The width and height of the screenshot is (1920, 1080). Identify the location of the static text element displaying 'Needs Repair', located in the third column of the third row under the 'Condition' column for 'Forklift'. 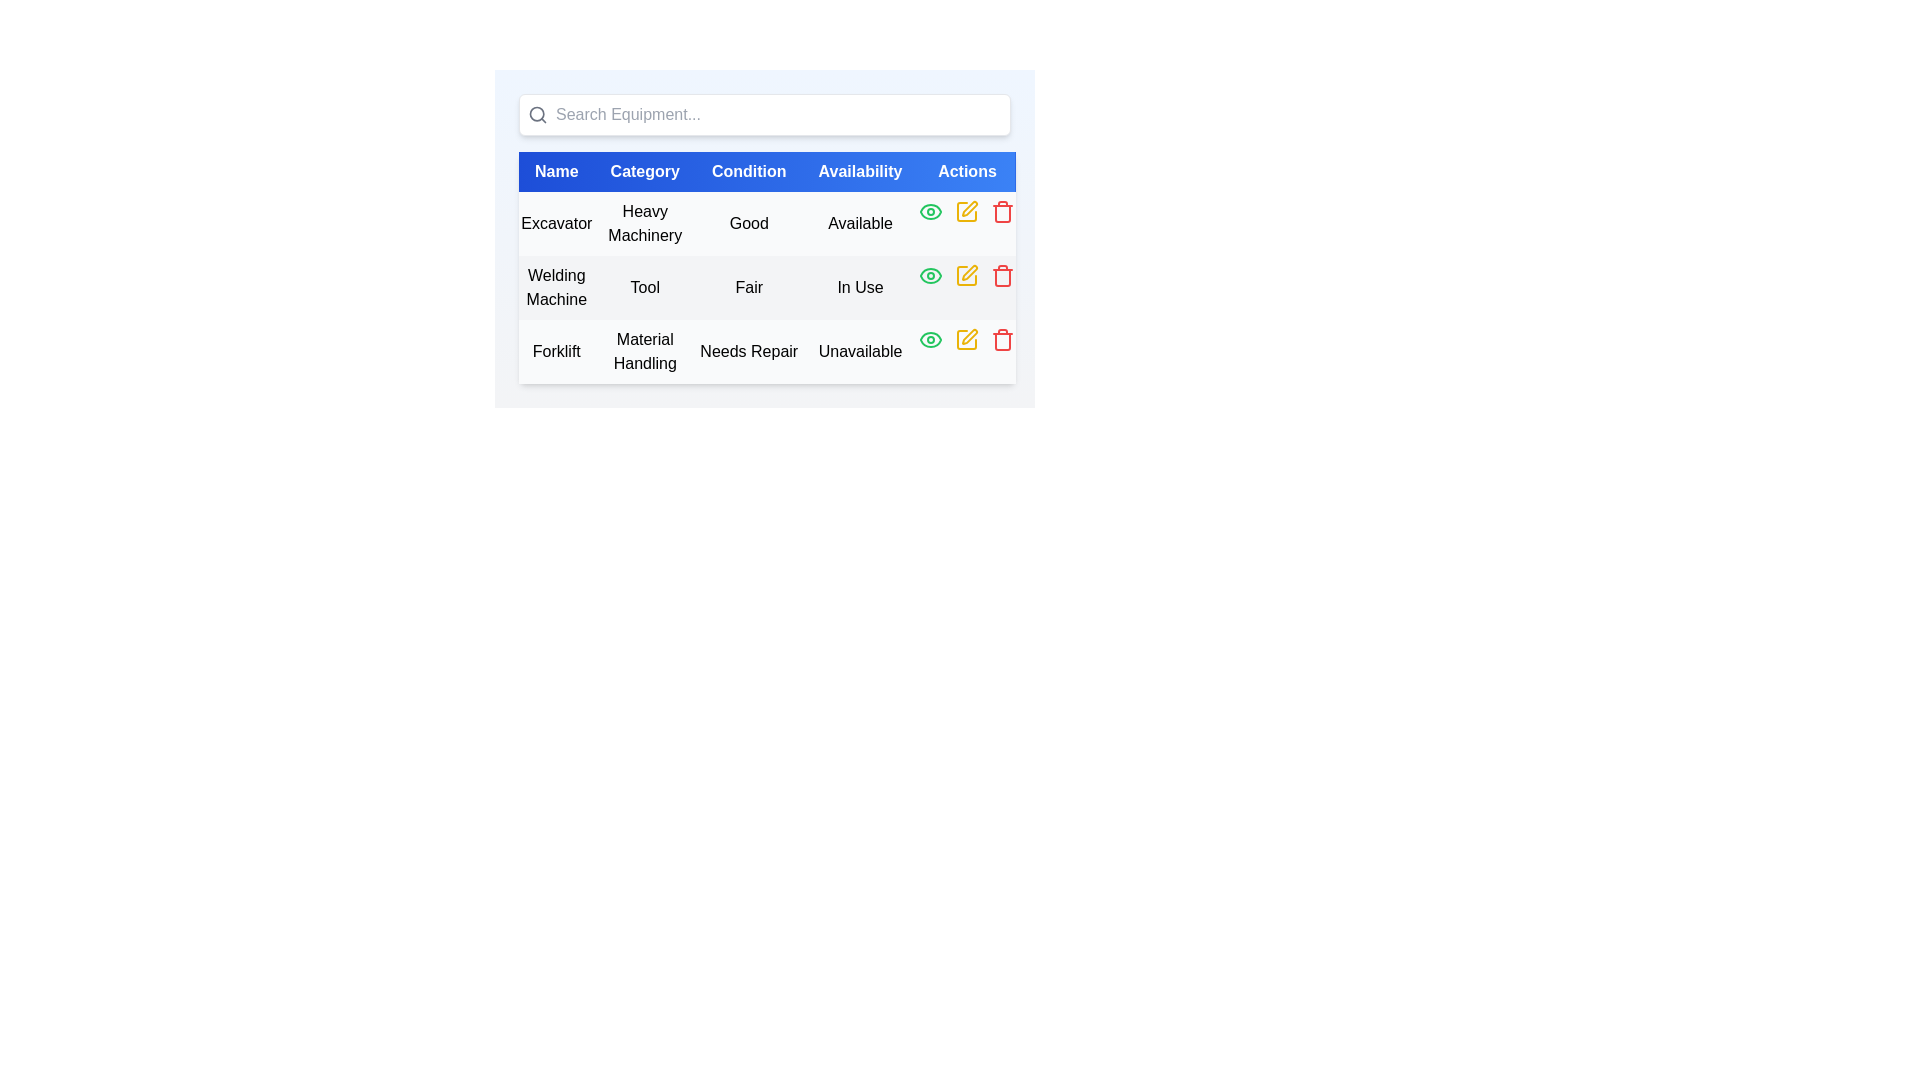
(748, 350).